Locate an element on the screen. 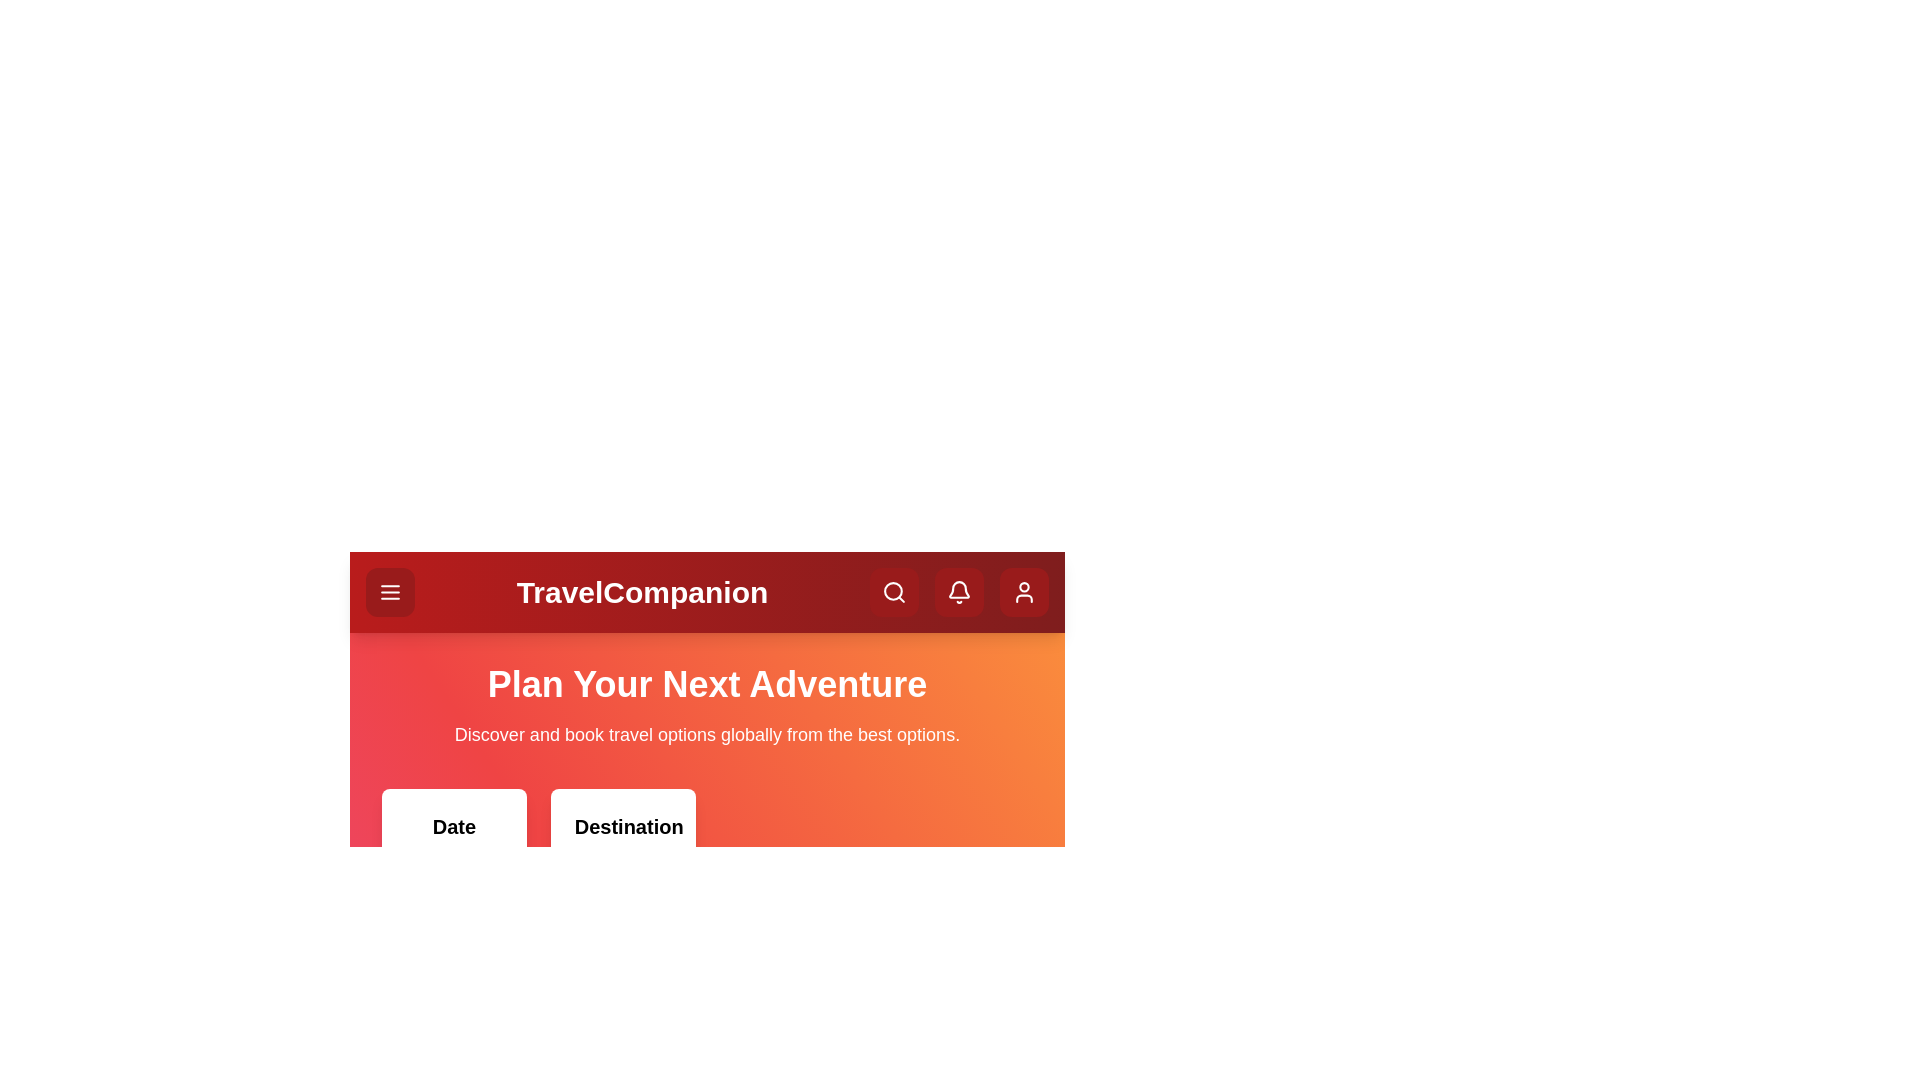 This screenshot has width=1920, height=1080. the 'Destination' option in the main section is located at coordinates (622, 887).